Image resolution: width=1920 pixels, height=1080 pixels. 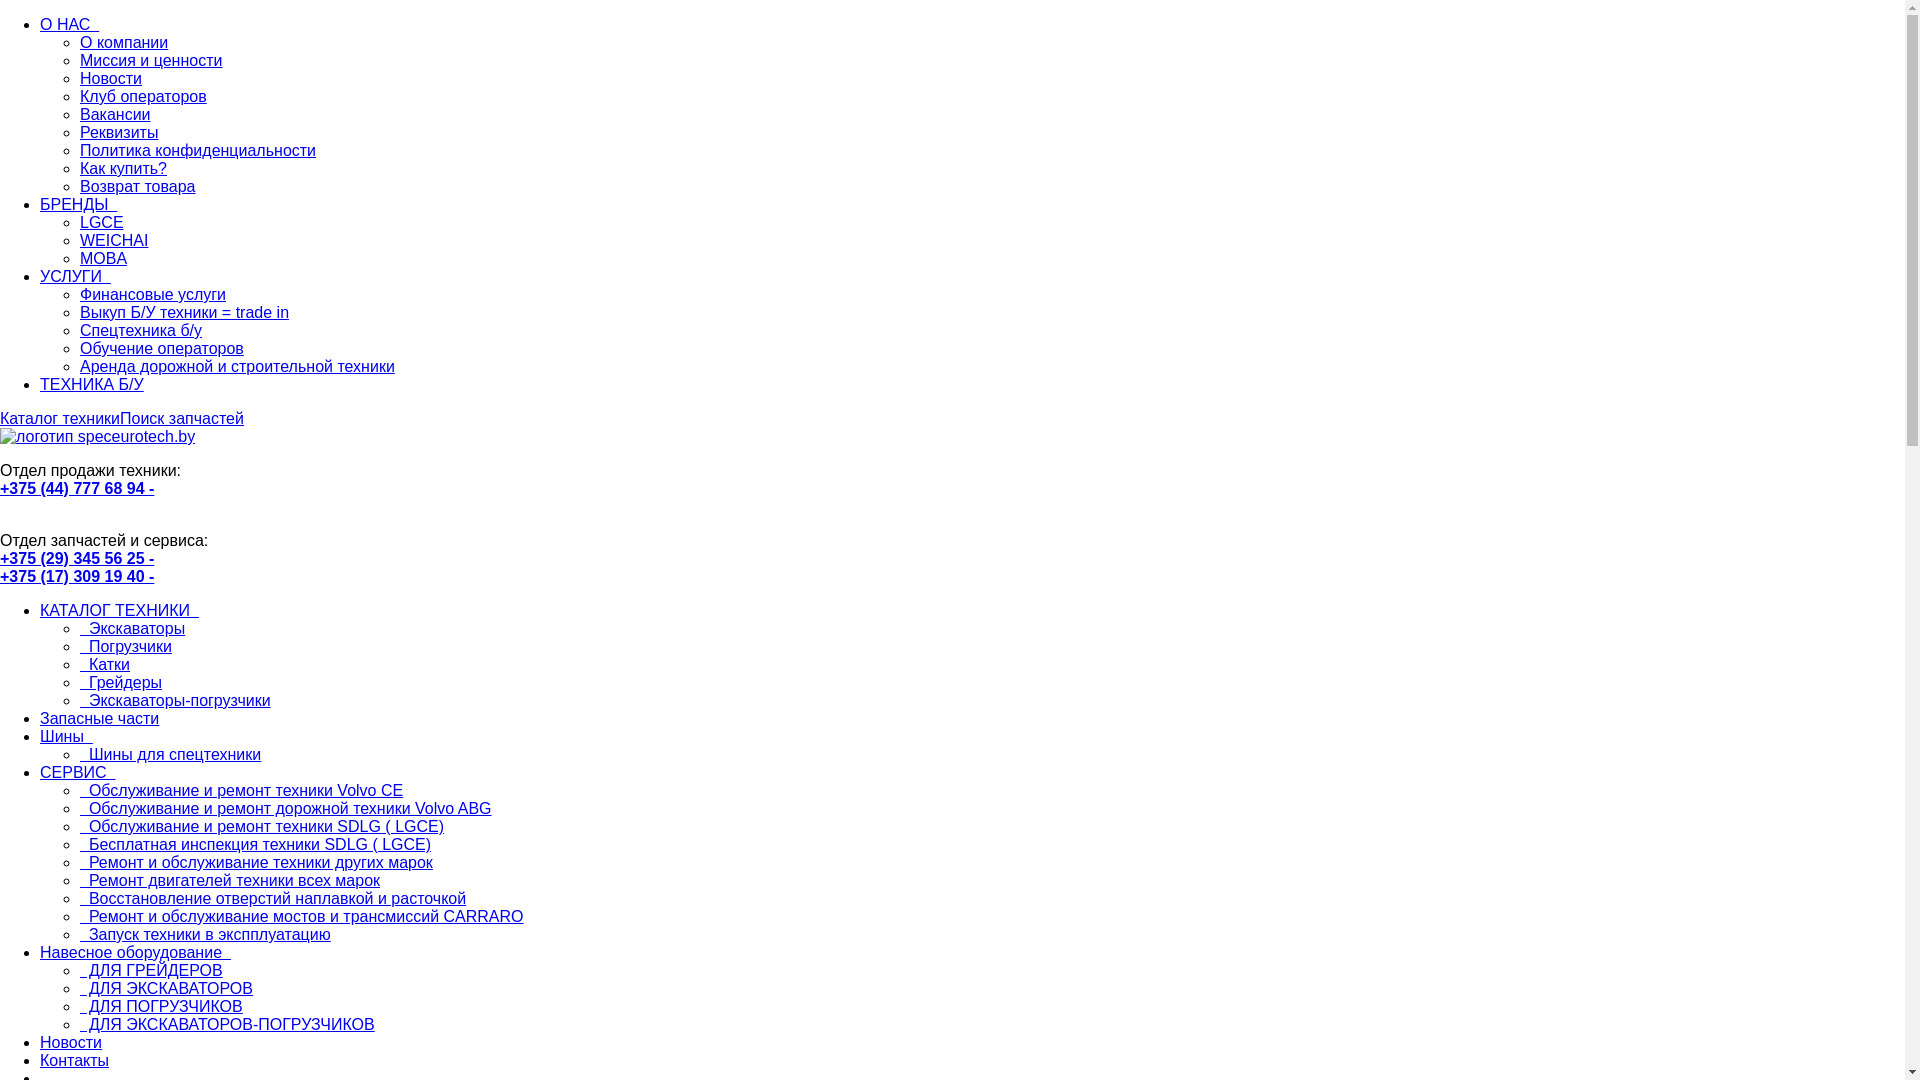 What do you see at coordinates (0, 558) in the screenshot?
I see `'+375 (29) 345 56 25 -'` at bounding box center [0, 558].